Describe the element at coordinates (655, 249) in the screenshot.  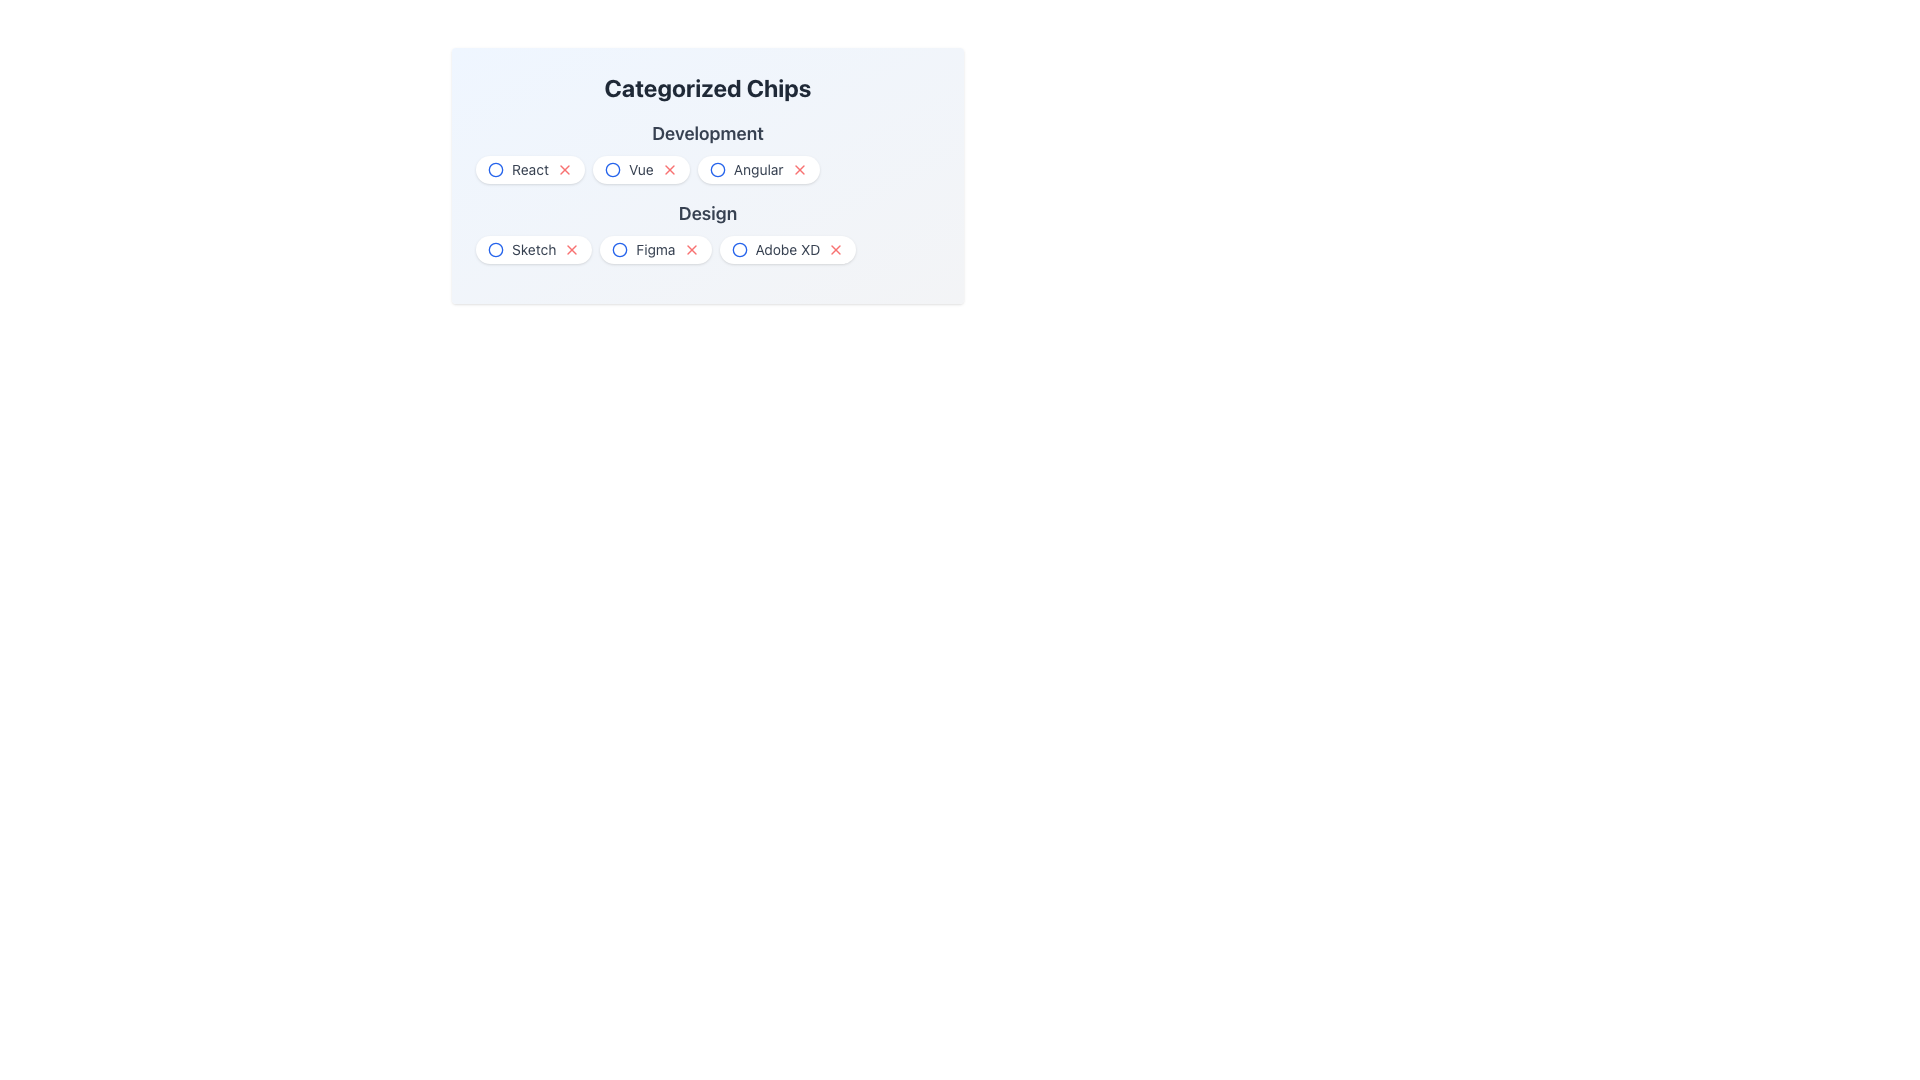
I see `the 'Figma' button, which is the second button in the 'Design' category` at that location.